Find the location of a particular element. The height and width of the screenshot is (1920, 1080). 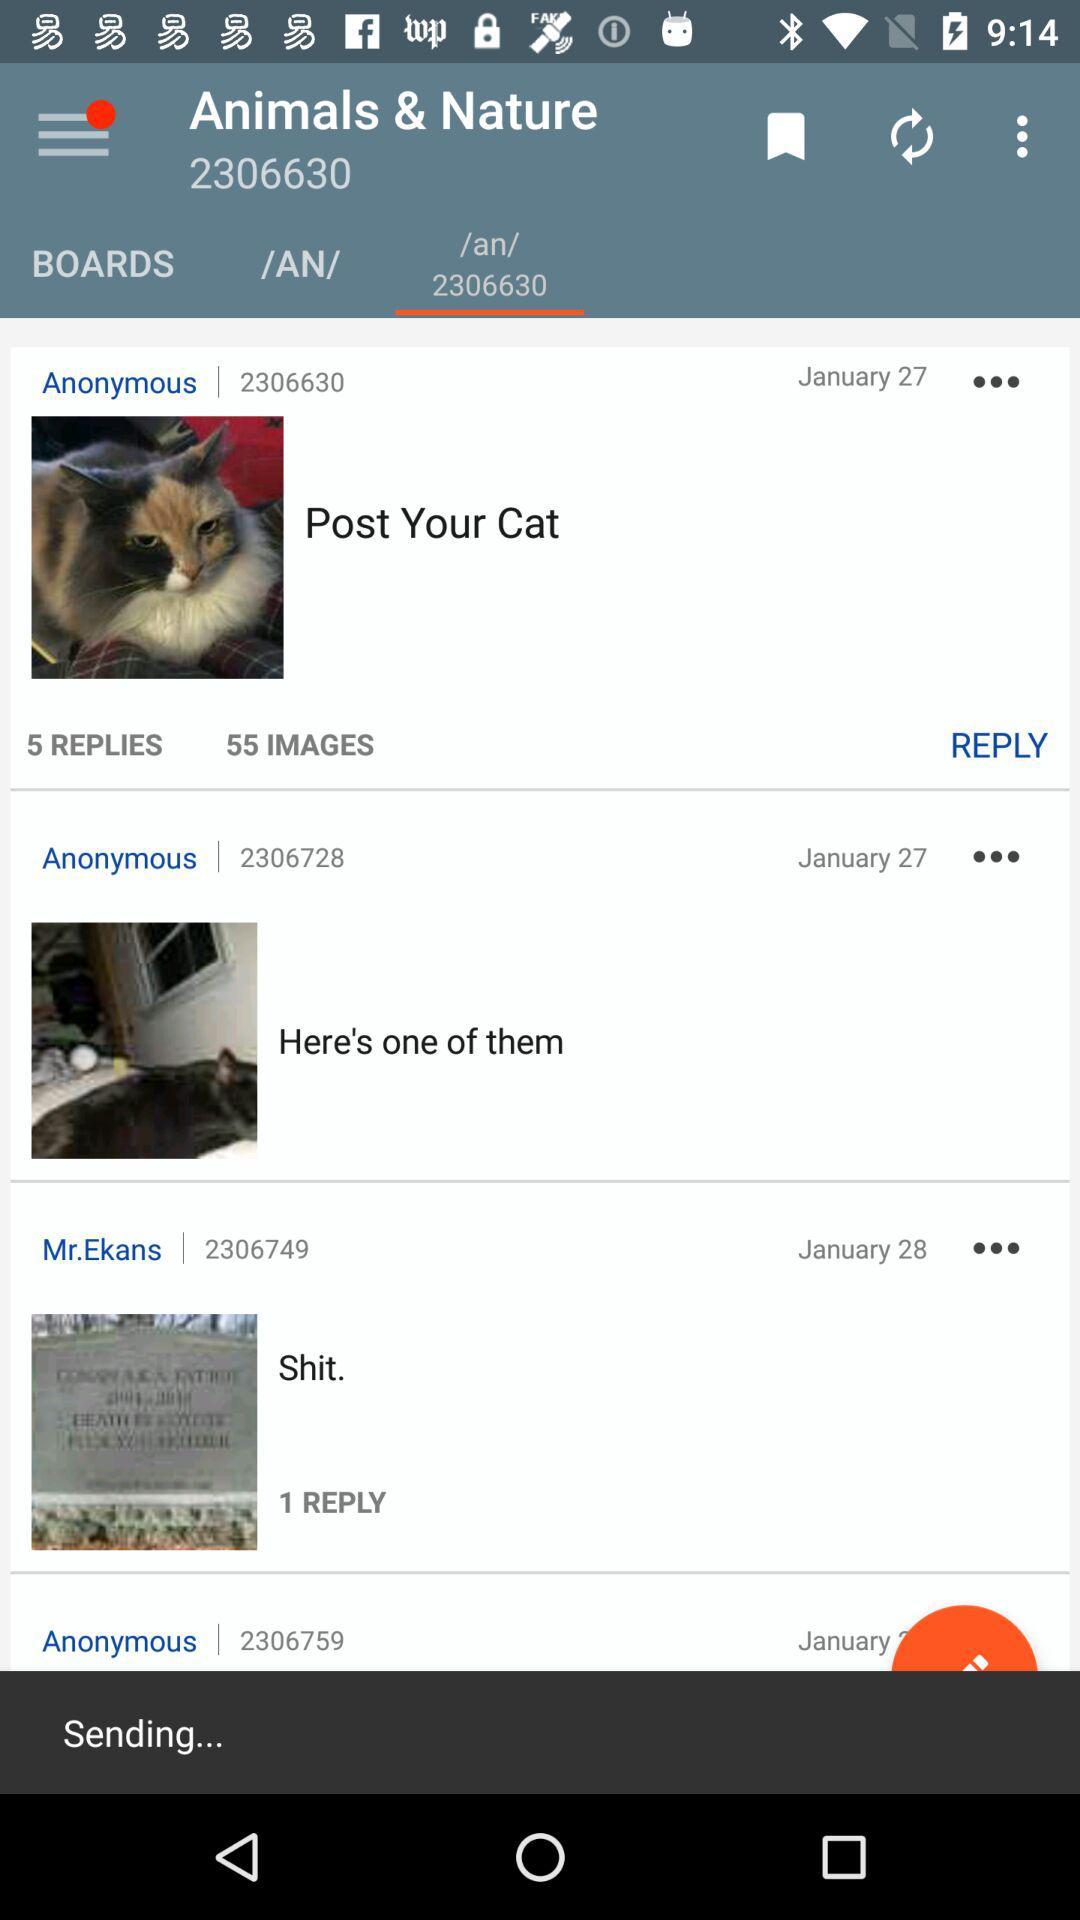

the item above the anonymous item is located at coordinates (94, 742).